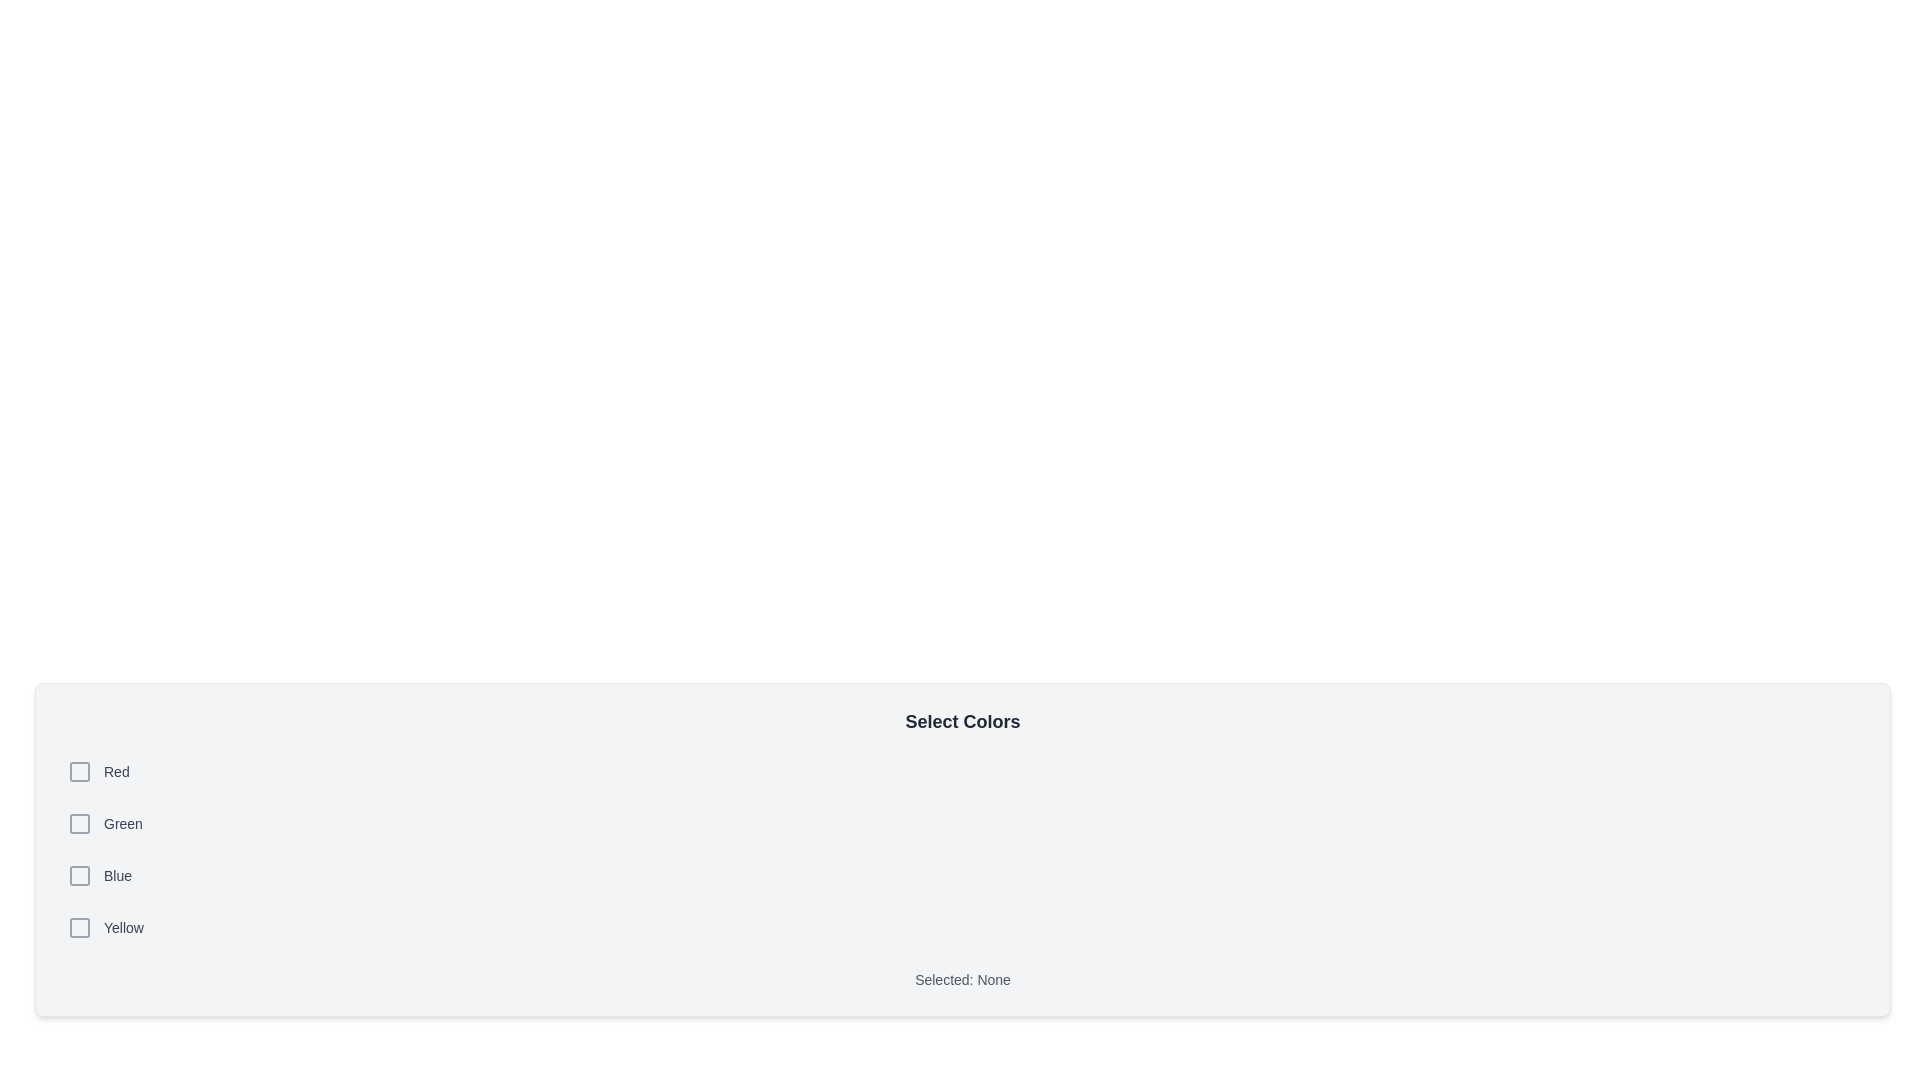  What do you see at coordinates (80, 874) in the screenshot?
I see `the graphical checkbox icon, which is a small square icon with a thin border and a central filling, located before the text 'Blue'` at bounding box center [80, 874].